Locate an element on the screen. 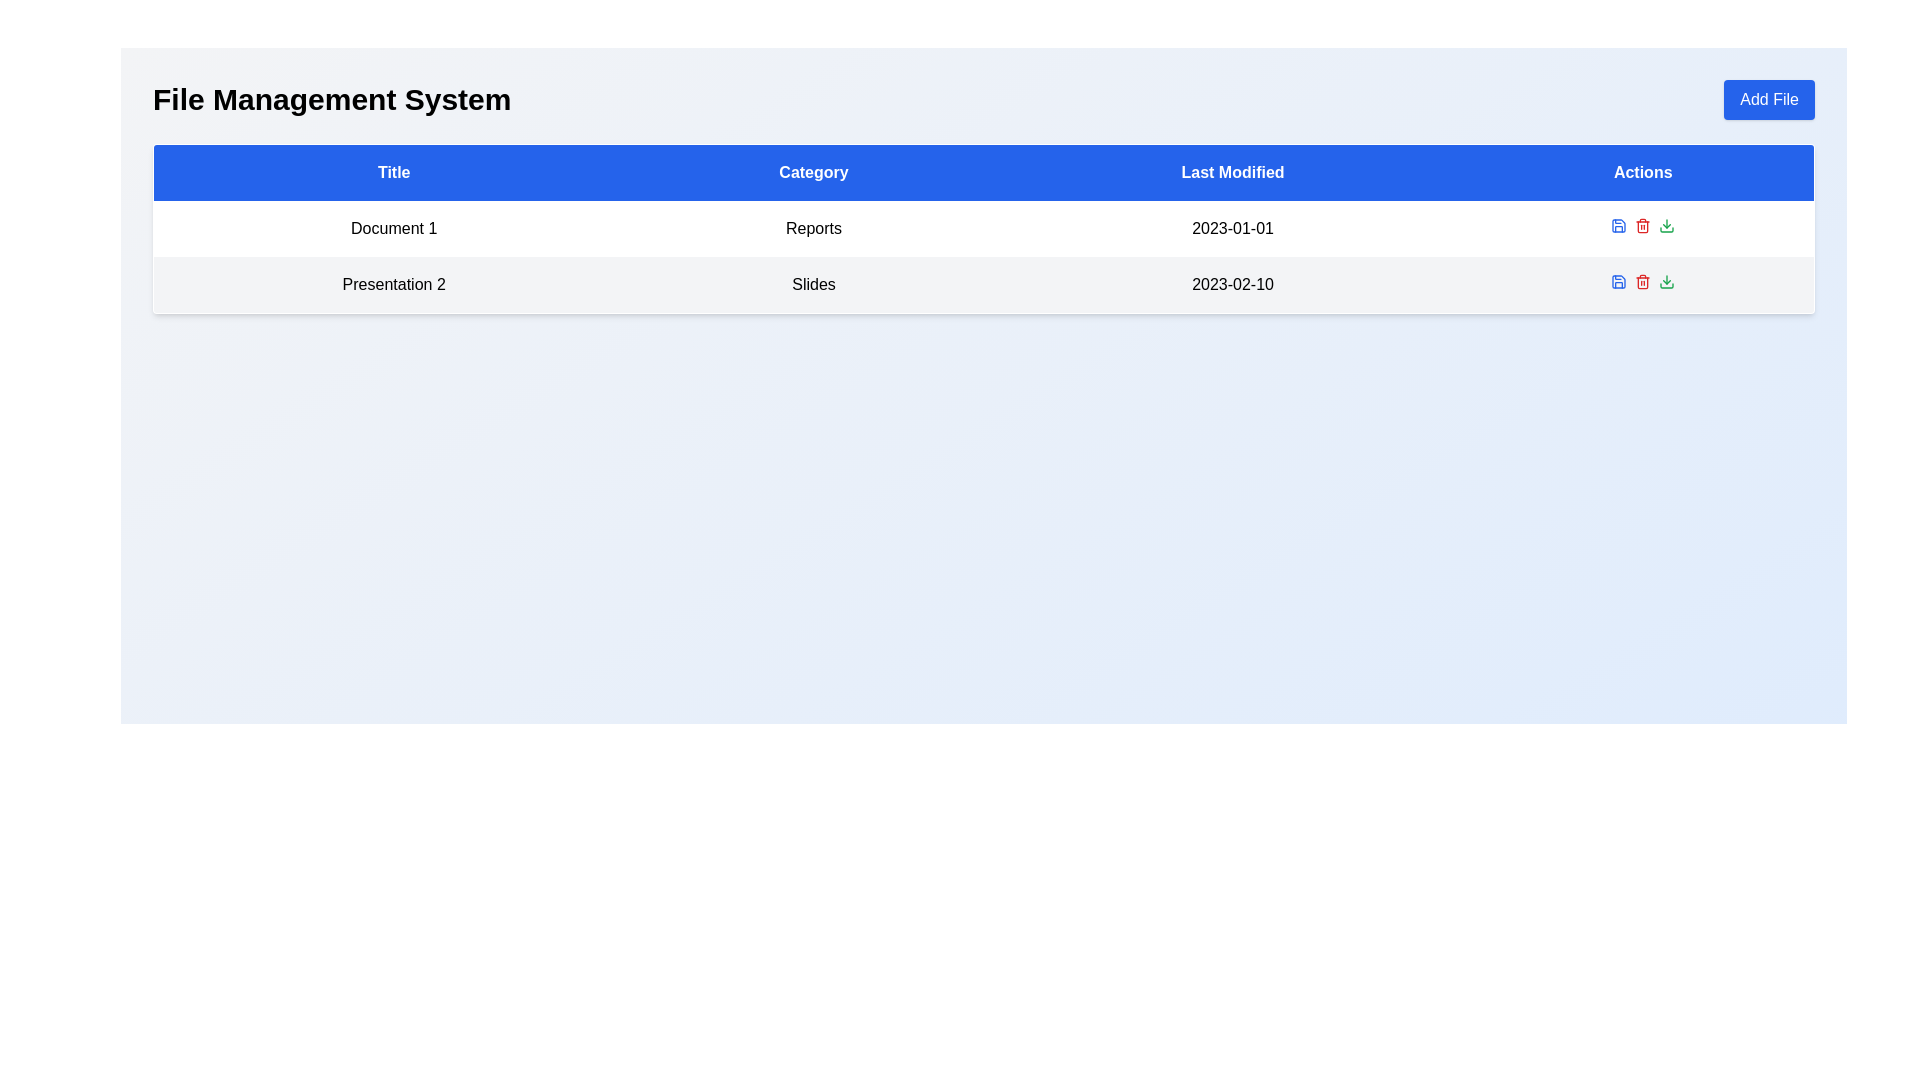  the red trash icon button located in the 'Actions' column of the first row in the table is located at coordinates (1643, 225).